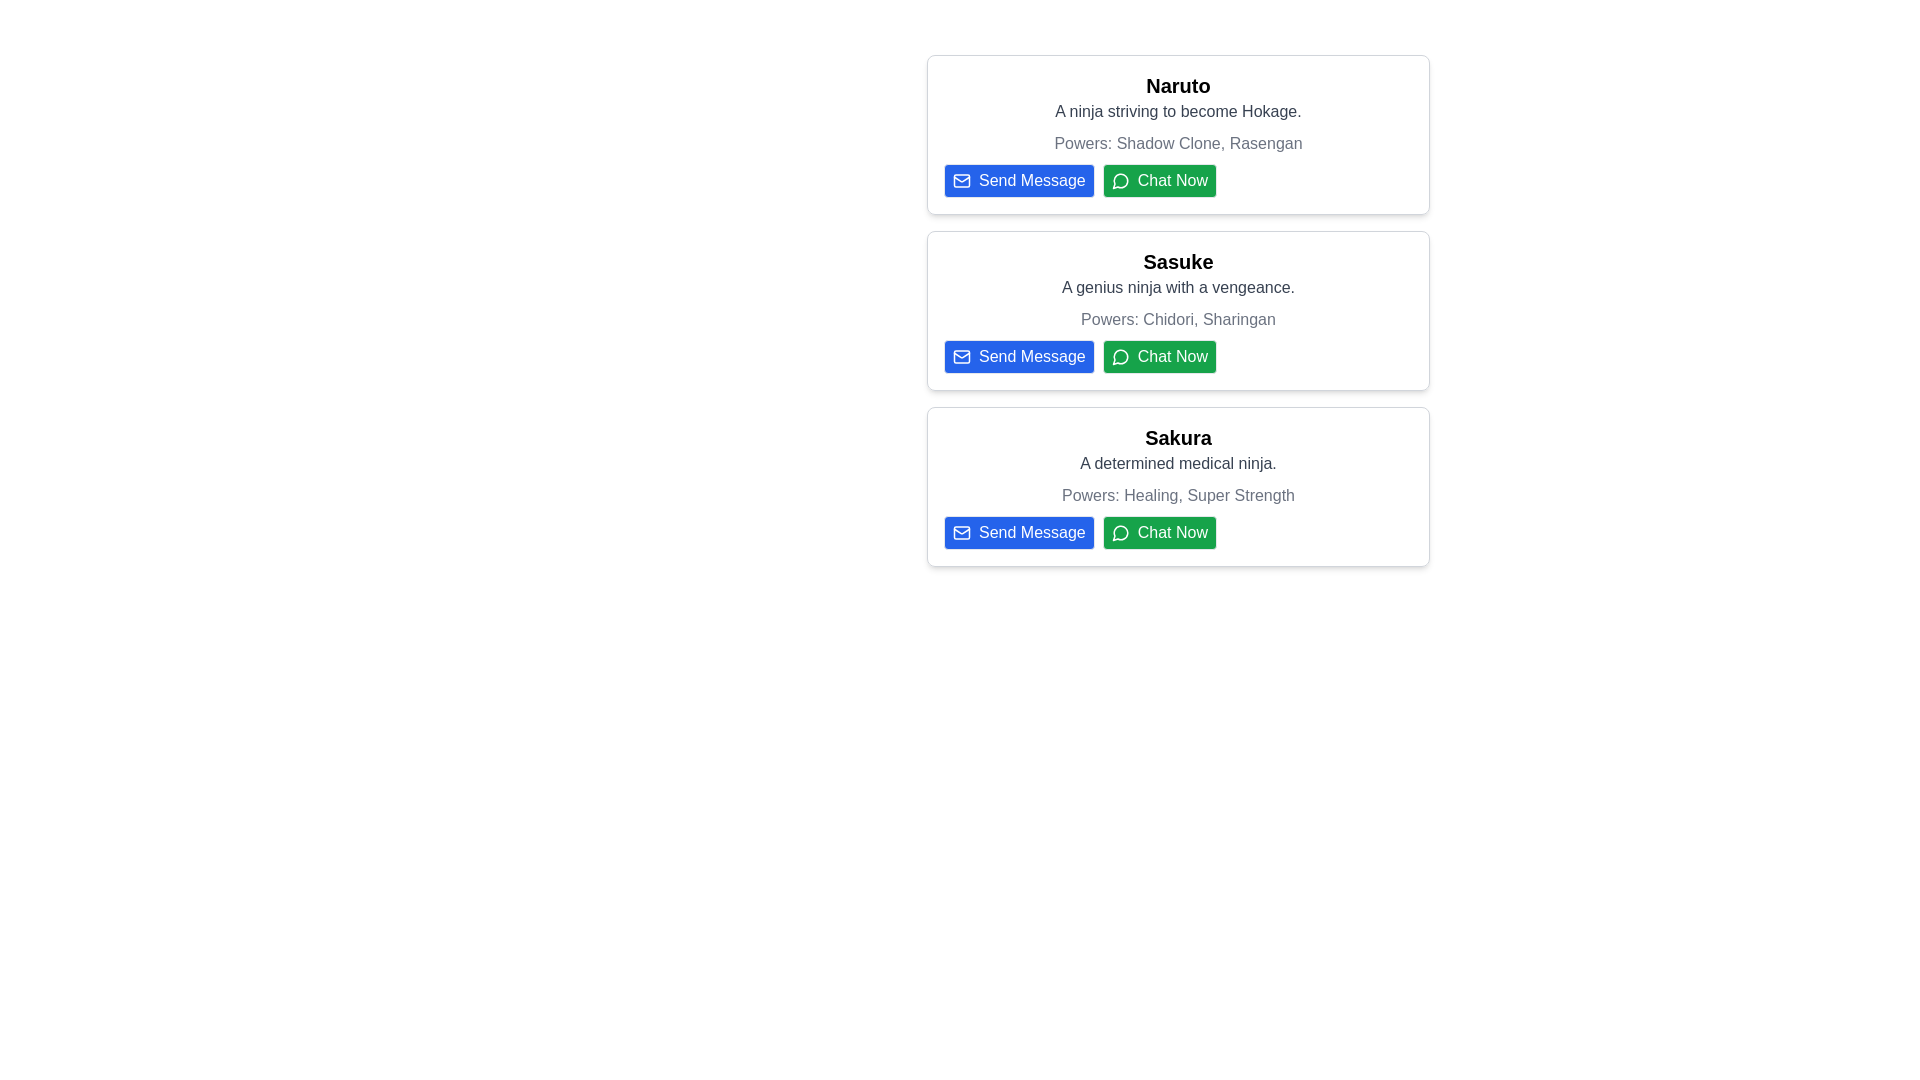 The width and height of the screenshot is (1920, 1080). I want to click on the circular chat icon within the 'Chat Now' button to initiate a chat, so click(1120, 531).